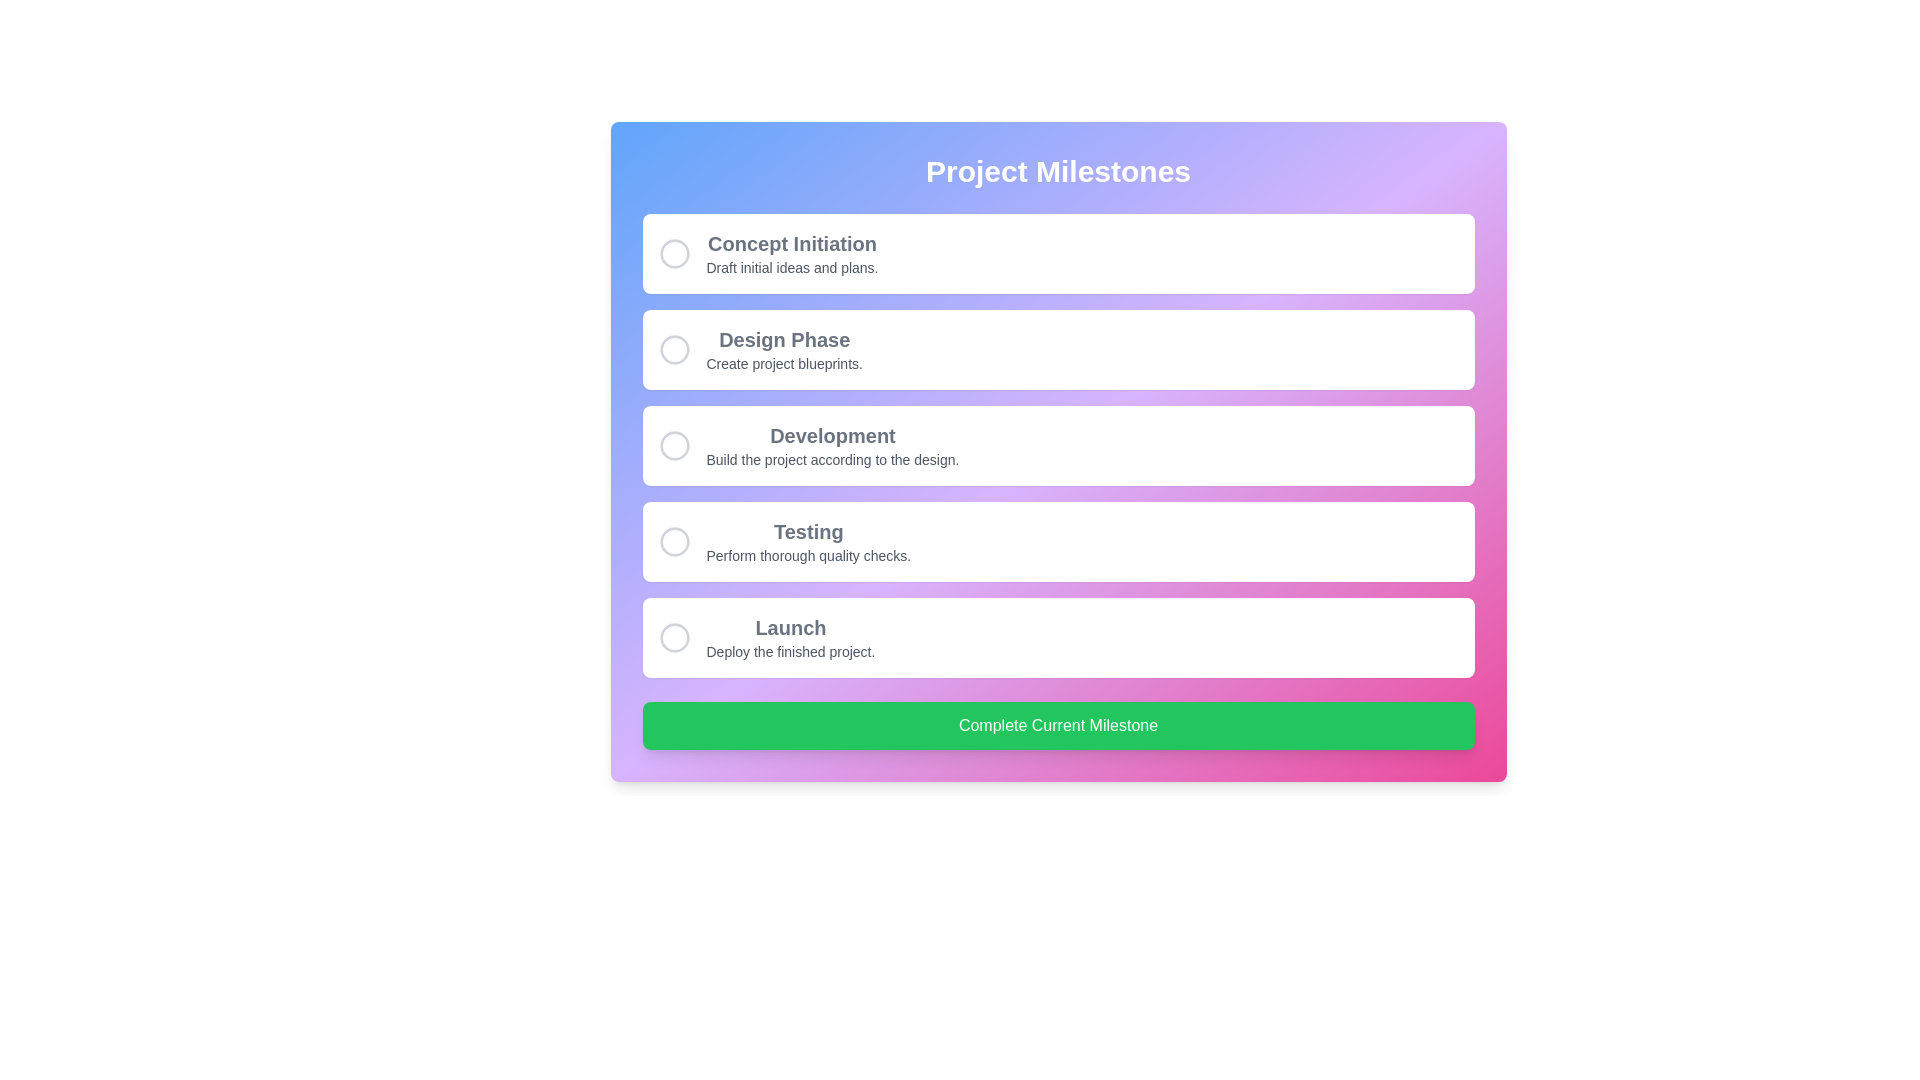 This screenshot has height=1080, width=1920. What do you see at coordinates (674, 349) in the screenshot?
I see `the decorative circle element that signifies status in the second entry of the list under 'Design Phase'` at bounding box center [674, 349].